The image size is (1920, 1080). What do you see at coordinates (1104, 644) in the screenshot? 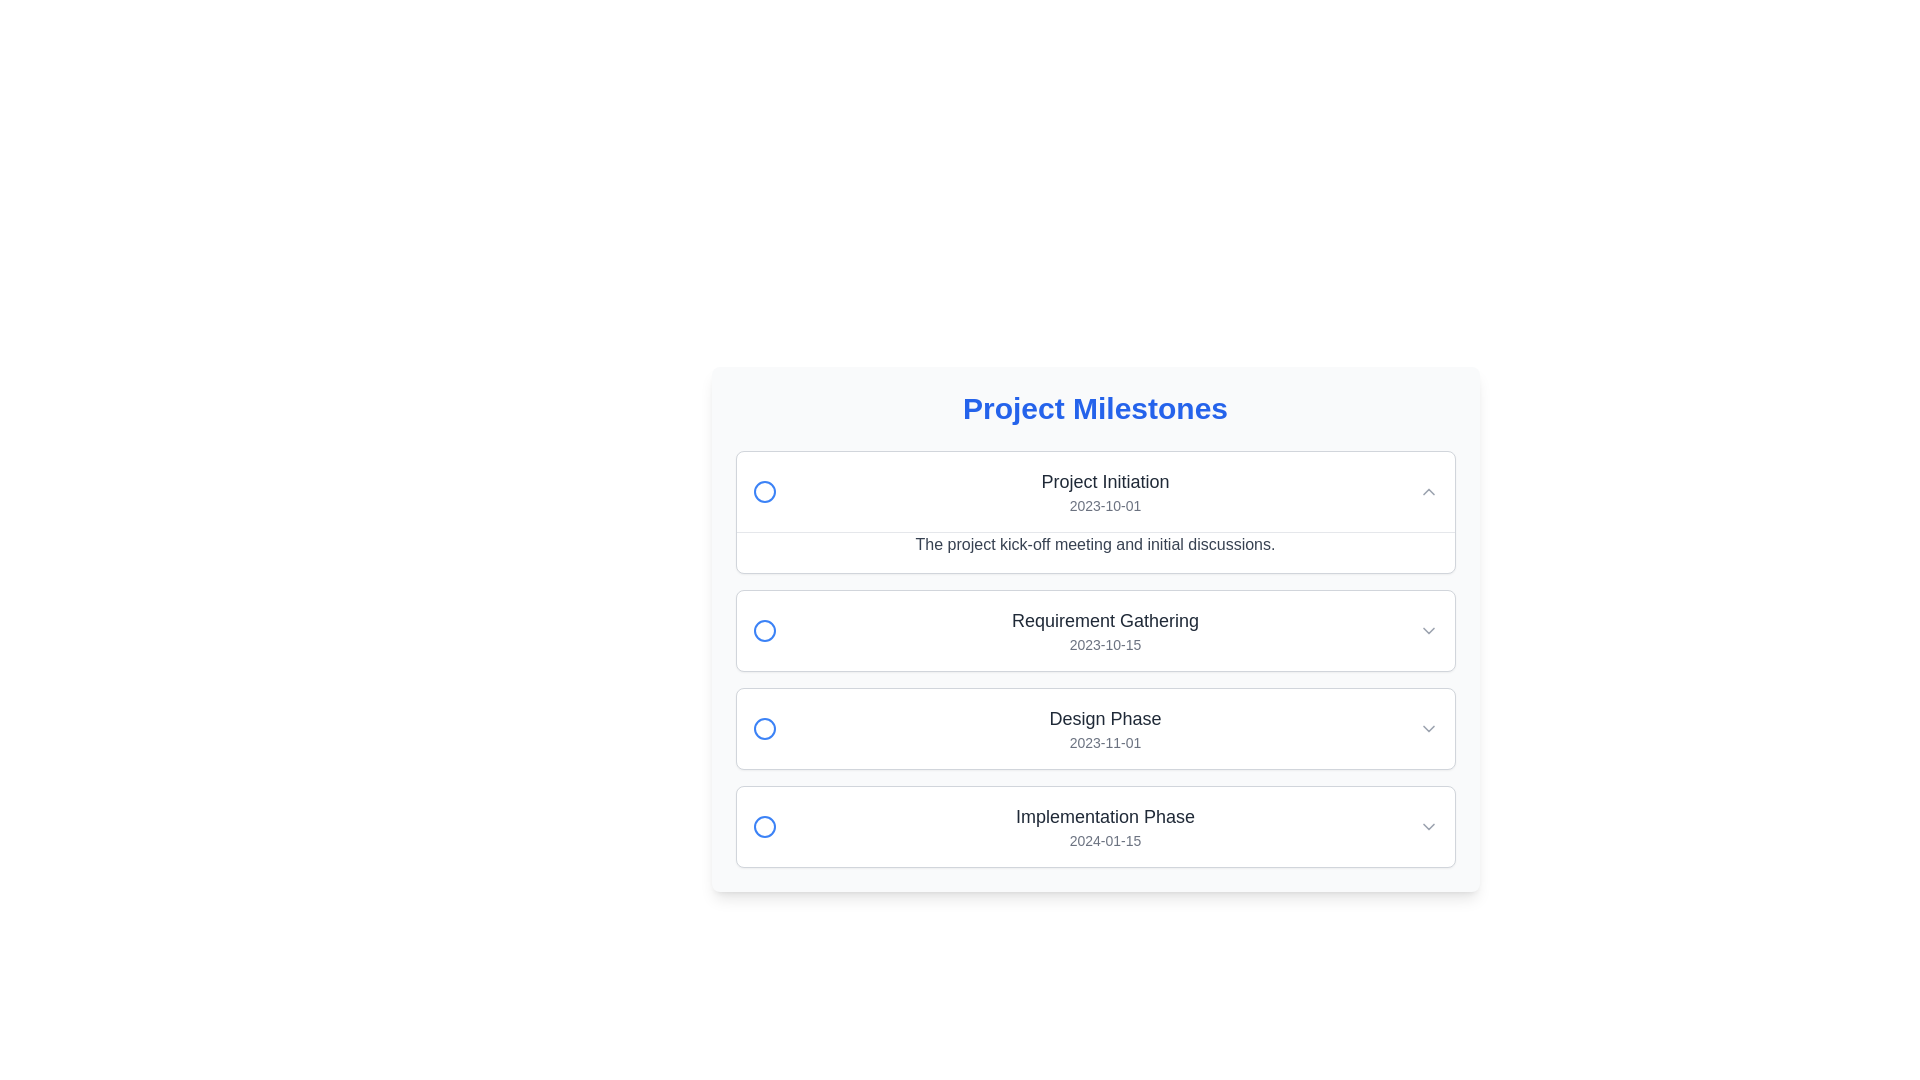
I see `the text label displaying the date associated with 'Requirement Gathering', which is positioned directly below the corresponding text in a vertical list` at bounding box center [1104, 644].